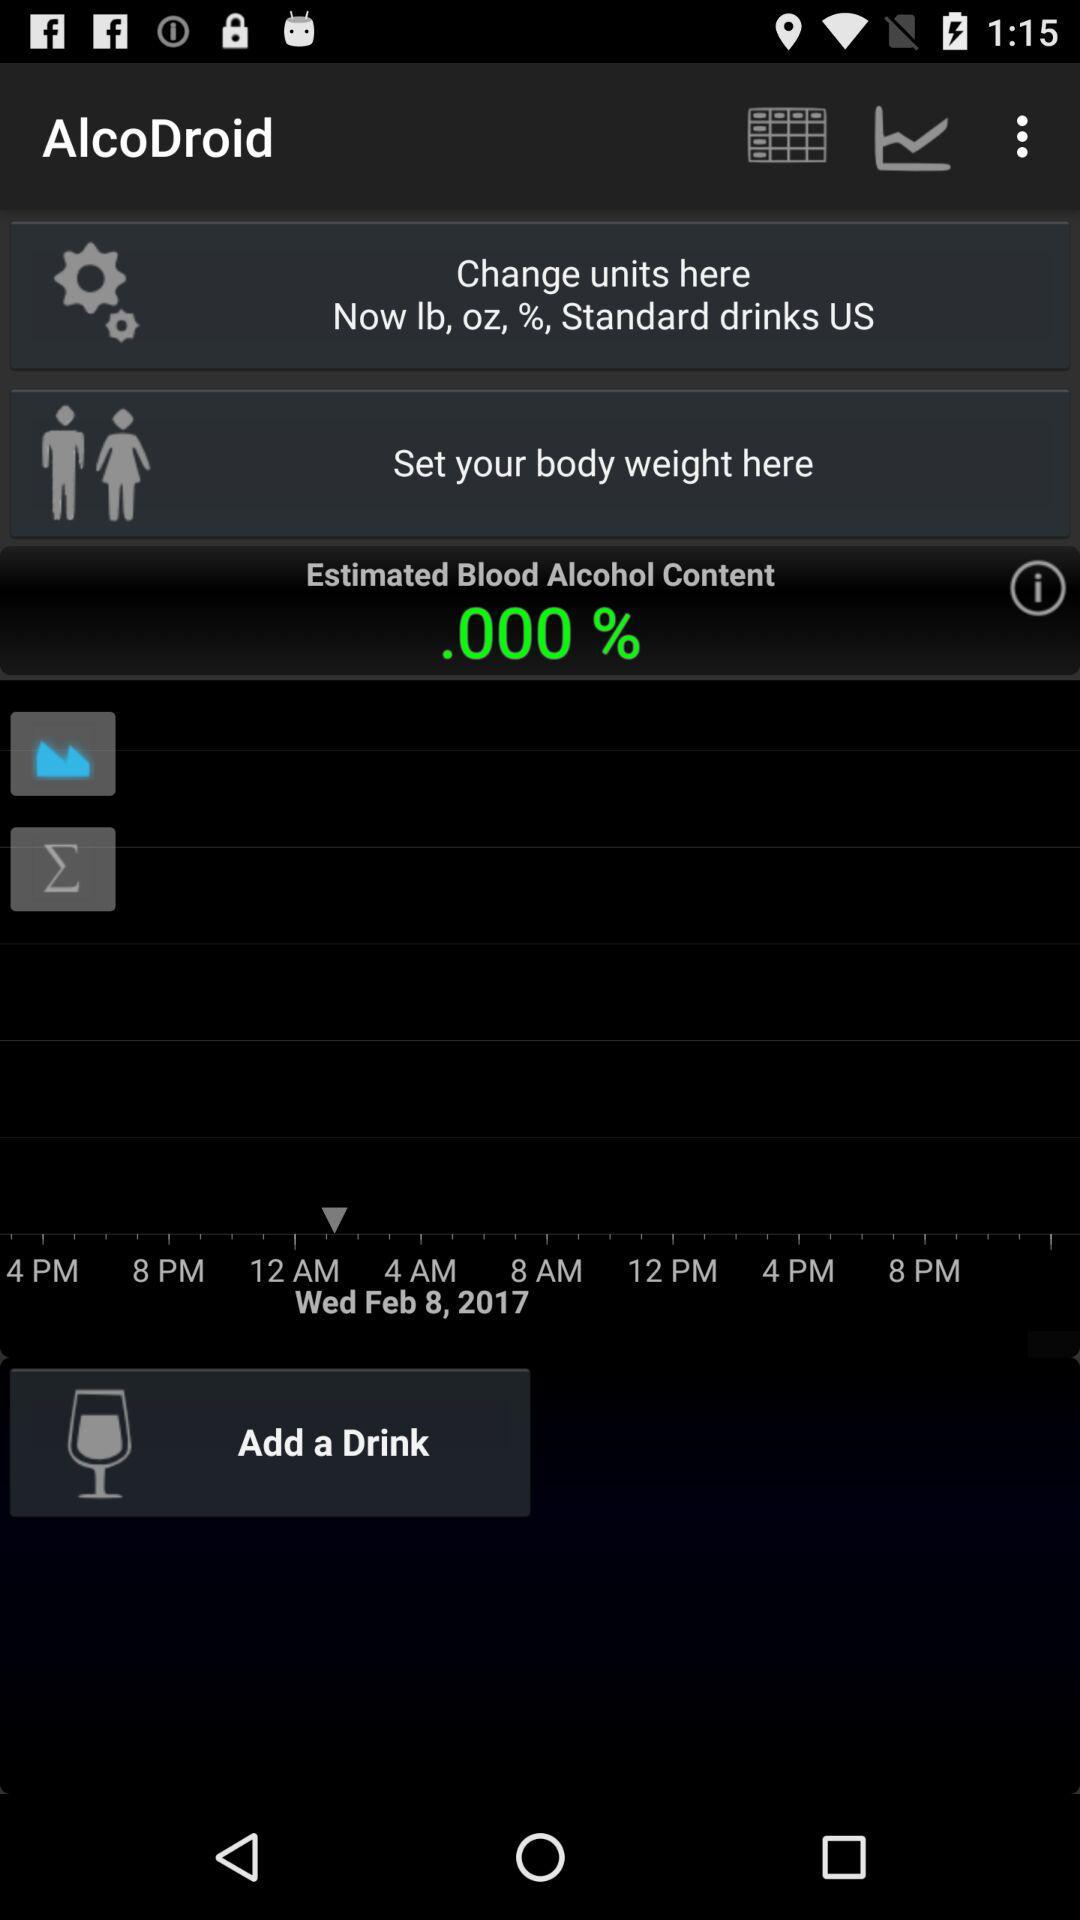 This screenshot has width=1080, height=1920. Describe the element at coordinates (1037, 587) in the screenshot. I see `the icon to the right side of 000` at that location.